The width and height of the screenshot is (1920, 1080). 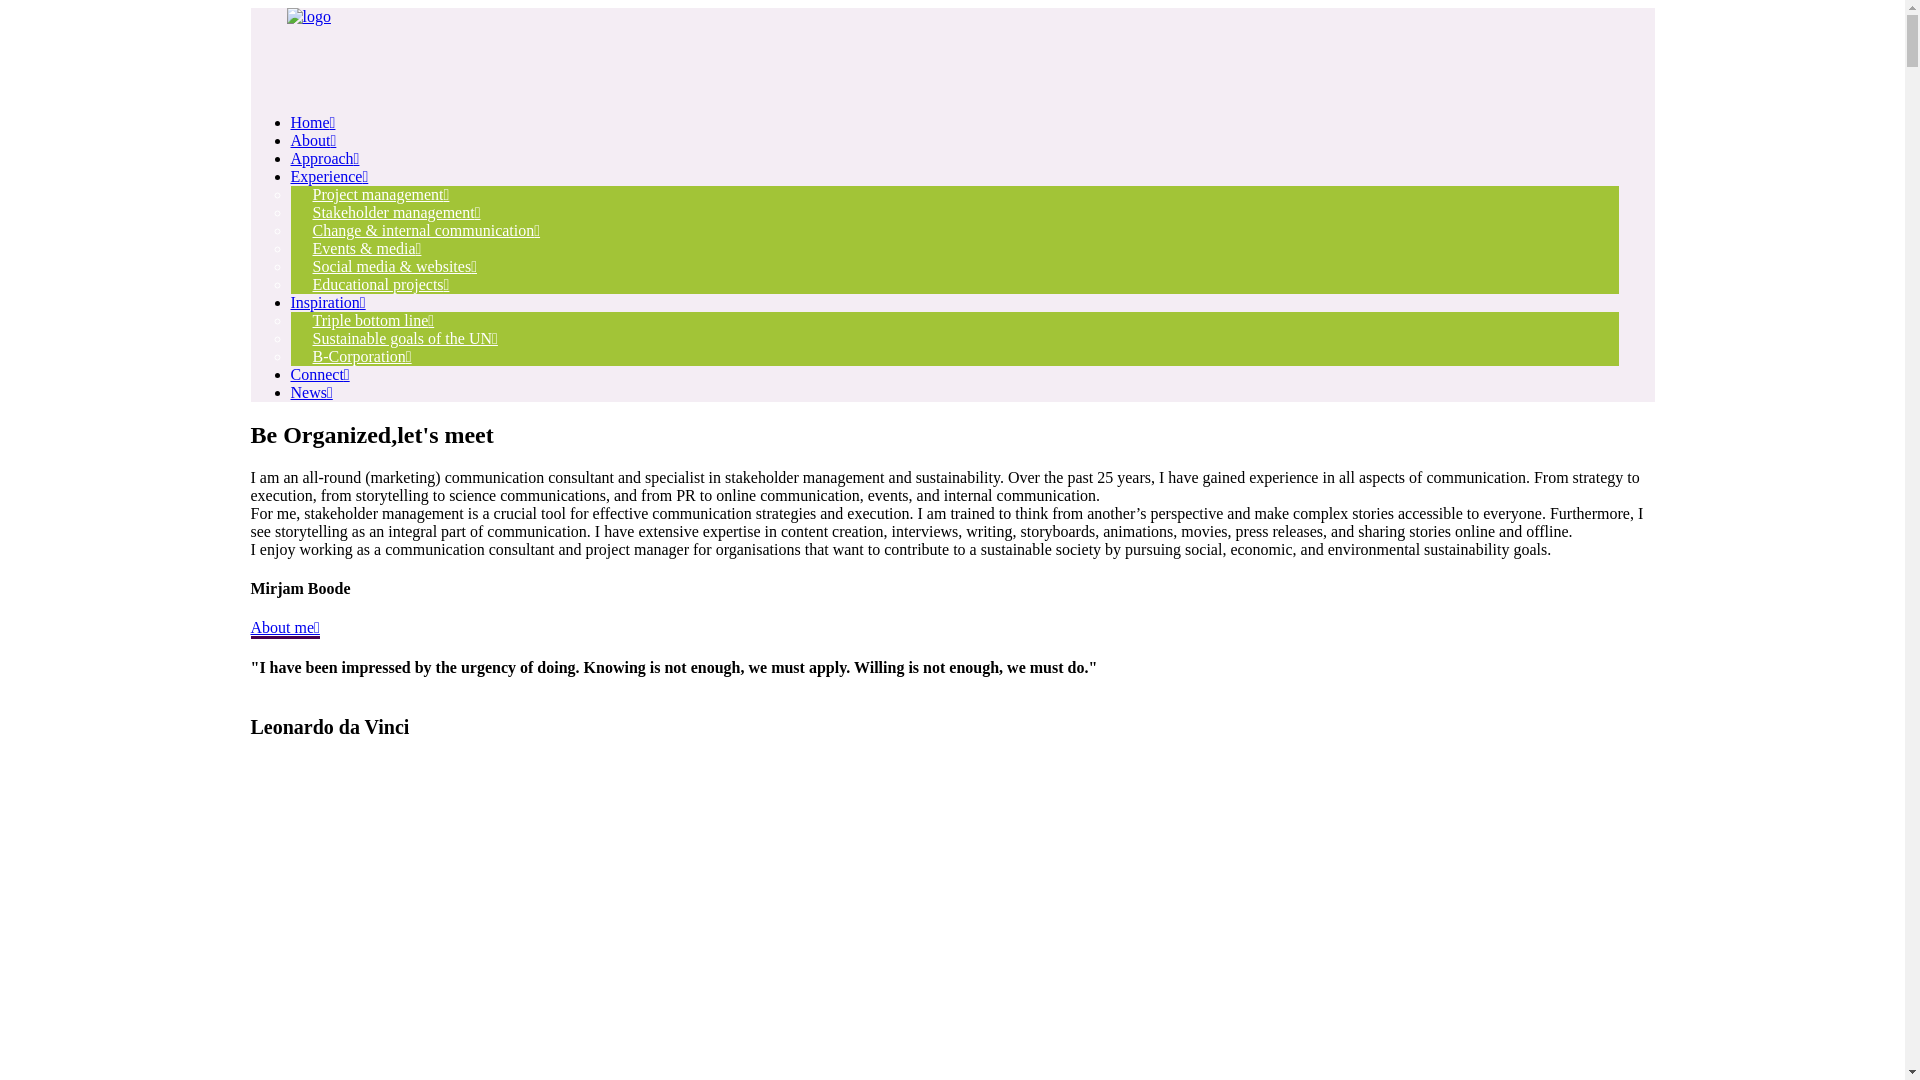 What do you see at coordinates (318, 374) in the screenshot?
I see `'Connect'` at bounding box center [318, 374].